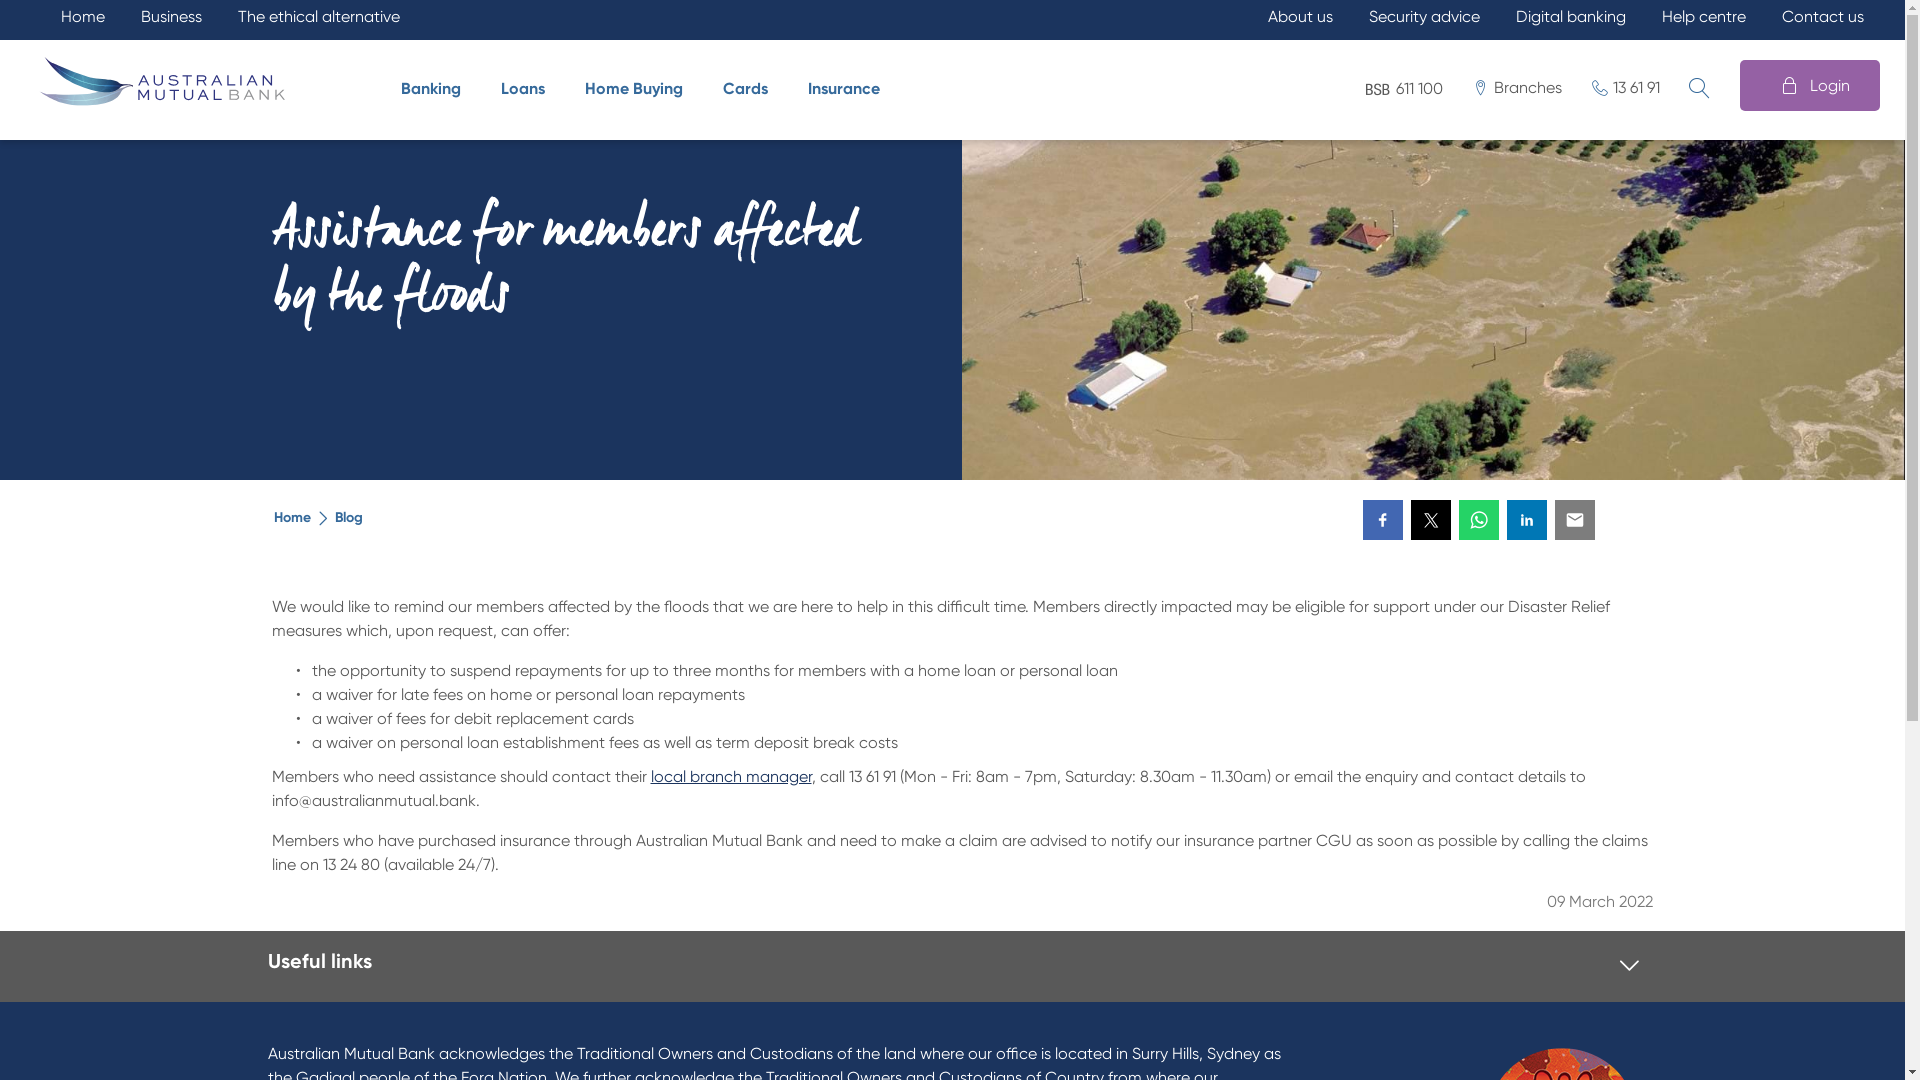 This screenshot has height=1080, width=1920. What do you see at coordinates (791, 87) in the screenshot?
I see `'Insurance'` at bounding box center [791, 87].